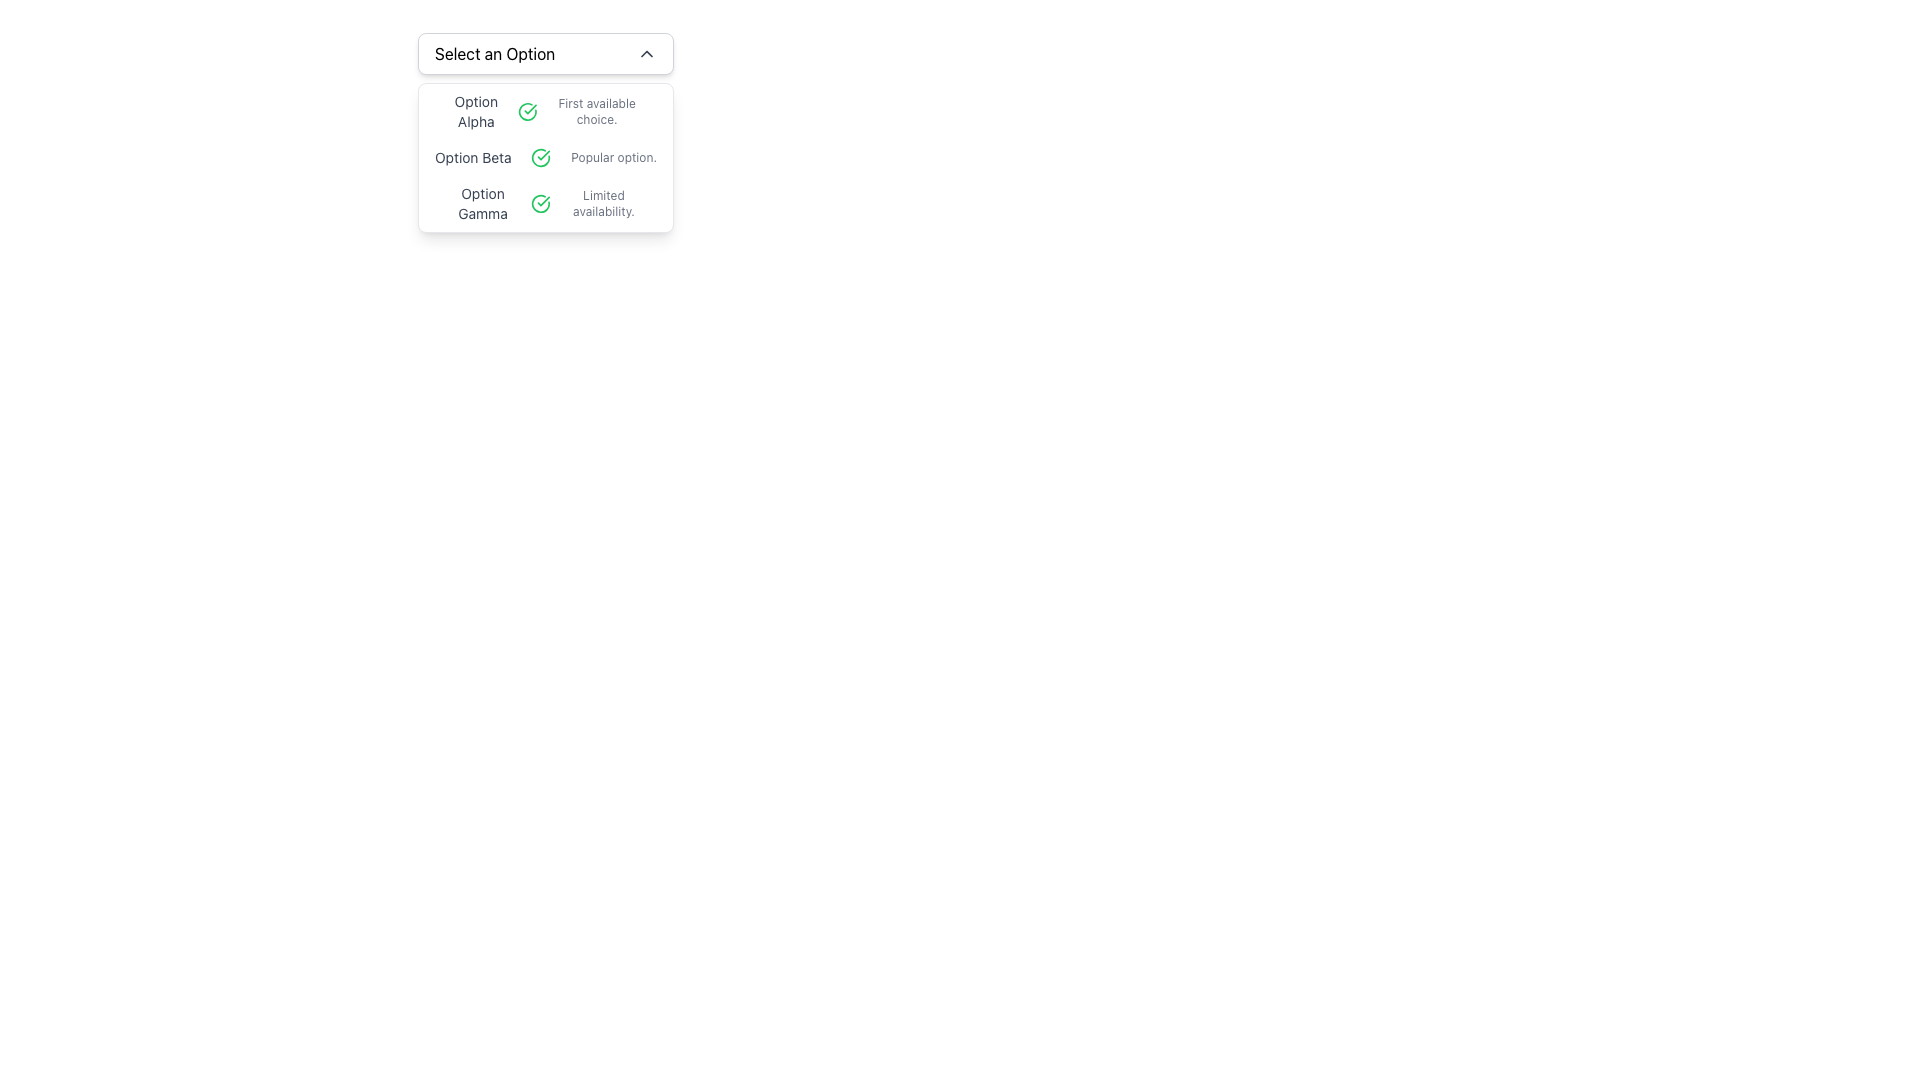 Image resolution: width=1920 pixels, height=1080 pixels. I want to click on the status of the green circular icon with a checkmark inside, located to the right of the text 'Option Alpha' in the dropdown menu, so click(527, 111).